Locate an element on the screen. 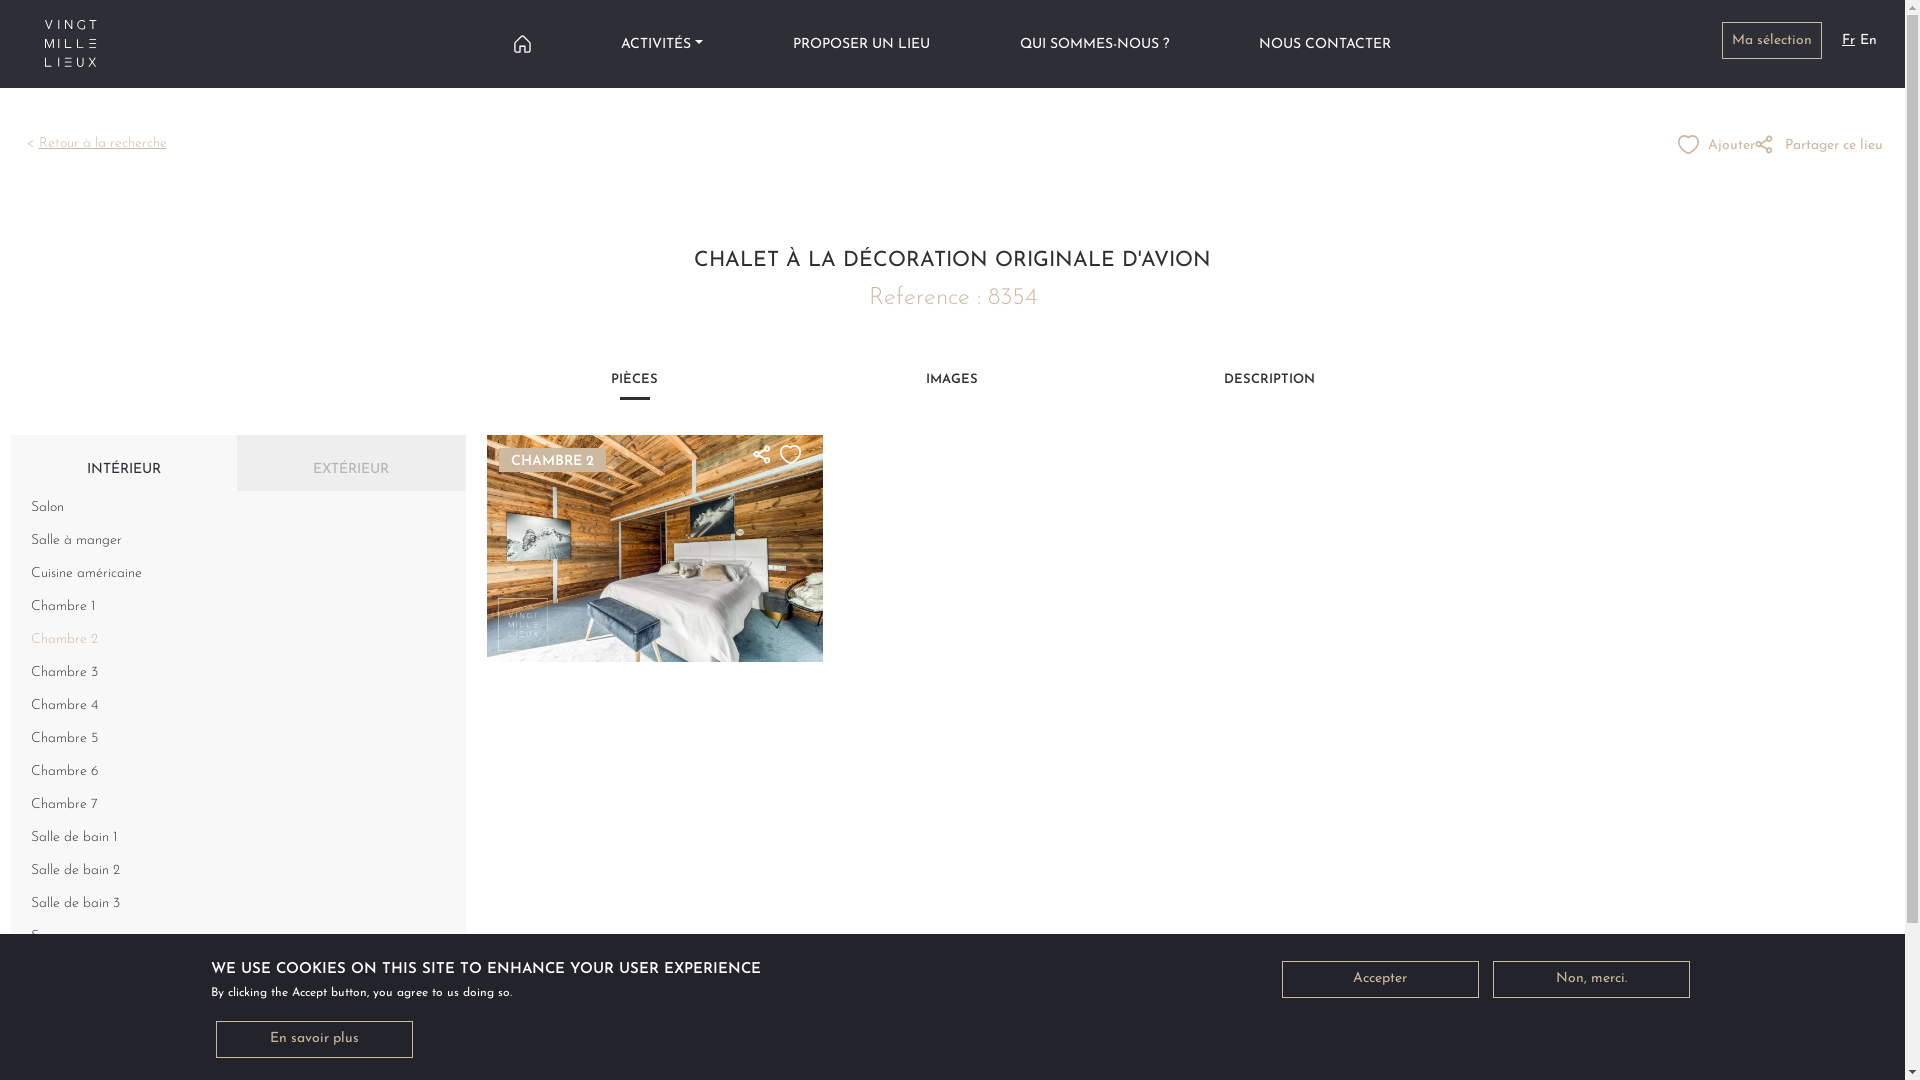 The image size is (1920, 1080). 'Partager ce lieu' is located at coordinates (1819, 144).